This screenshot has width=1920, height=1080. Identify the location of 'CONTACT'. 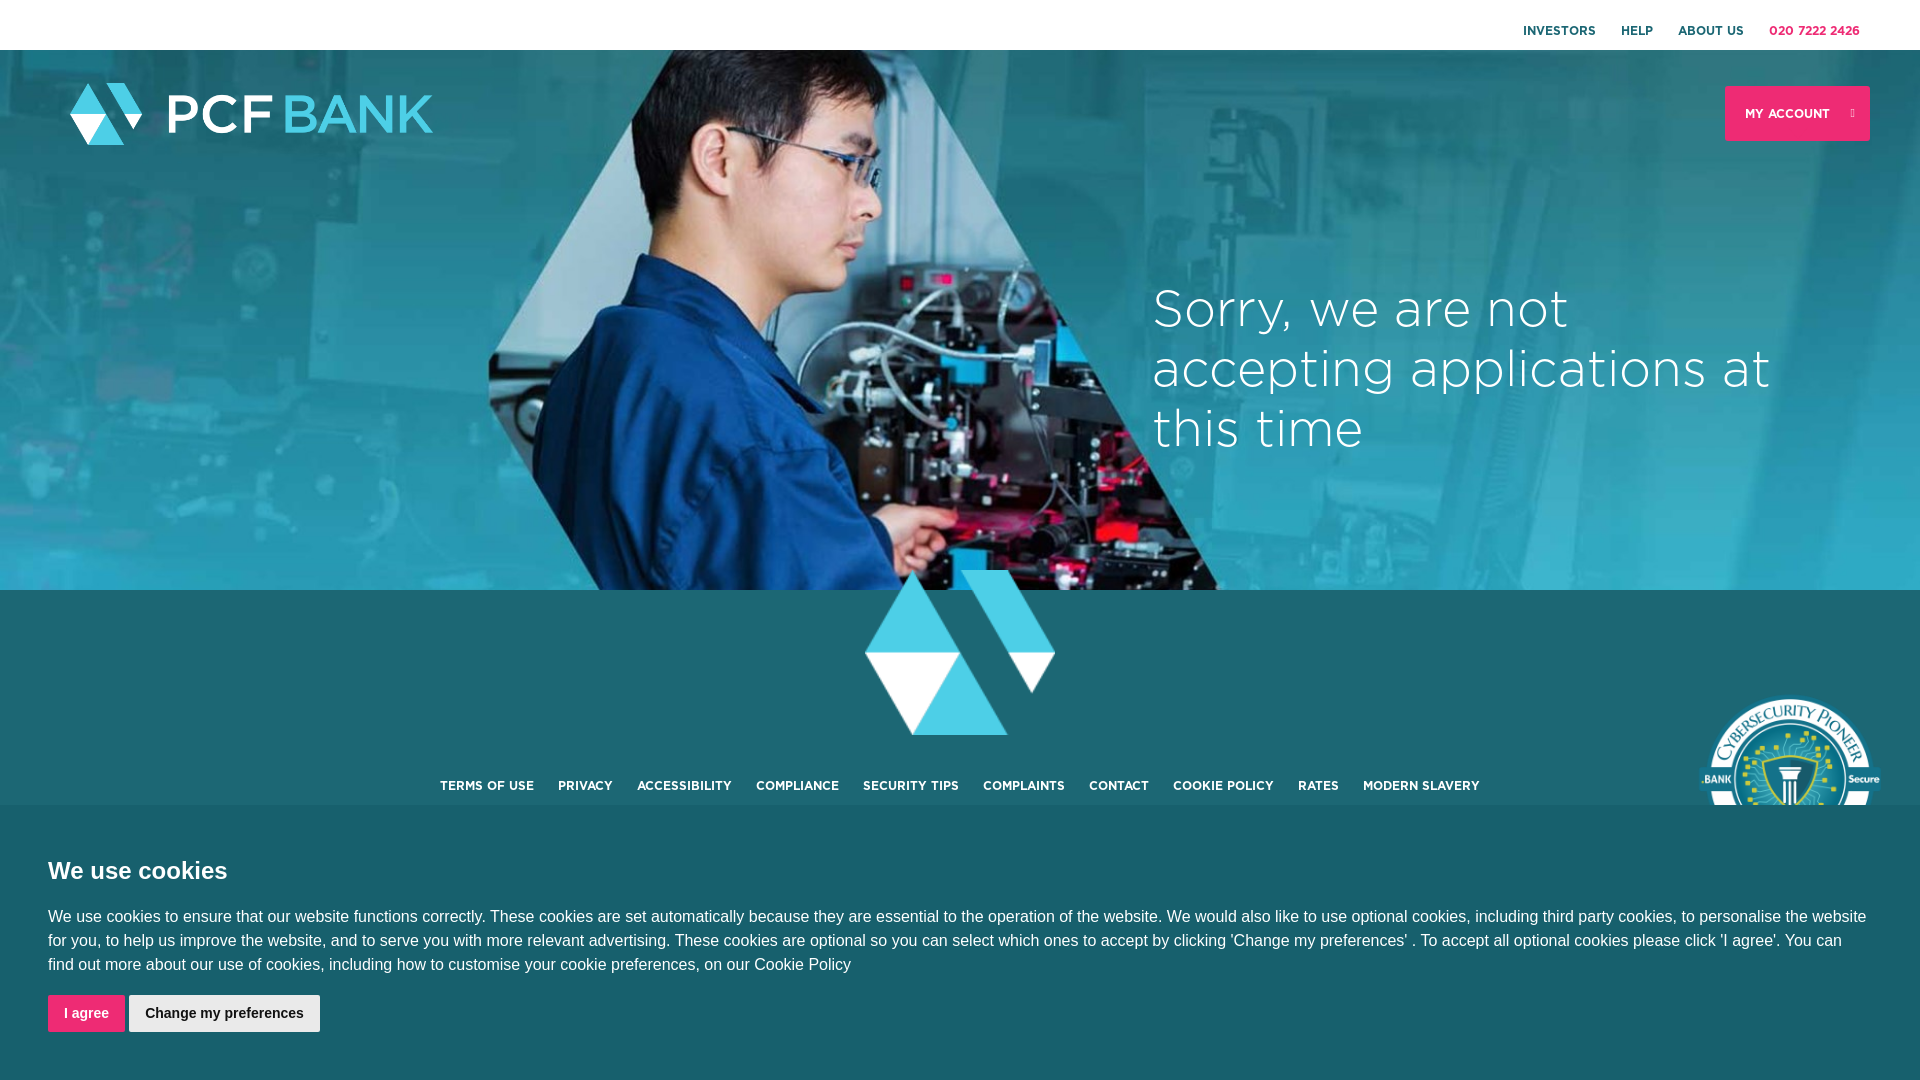
(1088, 785).